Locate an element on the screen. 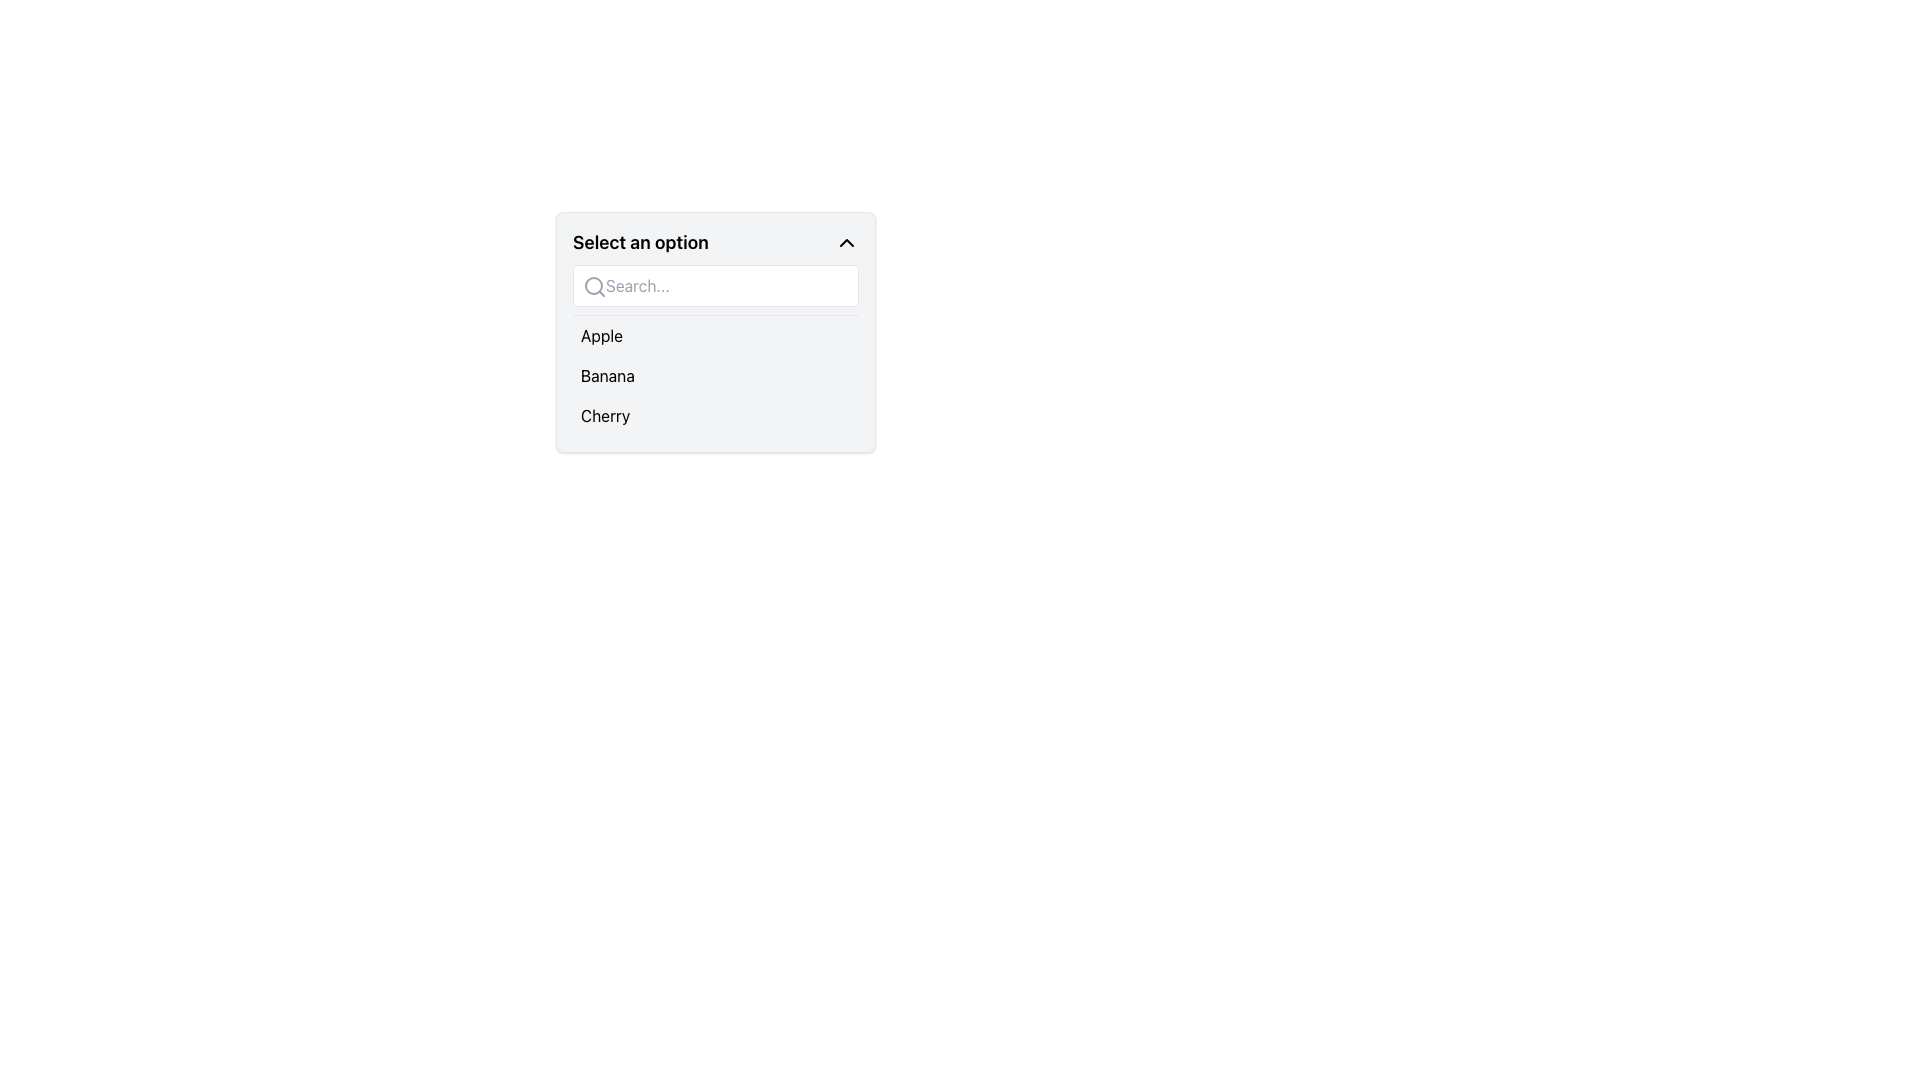  the decorative icon that visually indicates the search functionality, positioned inside the search box component and aligned to the left edge near the placeholder text 'Search...' is located at coordinates (594, 286).